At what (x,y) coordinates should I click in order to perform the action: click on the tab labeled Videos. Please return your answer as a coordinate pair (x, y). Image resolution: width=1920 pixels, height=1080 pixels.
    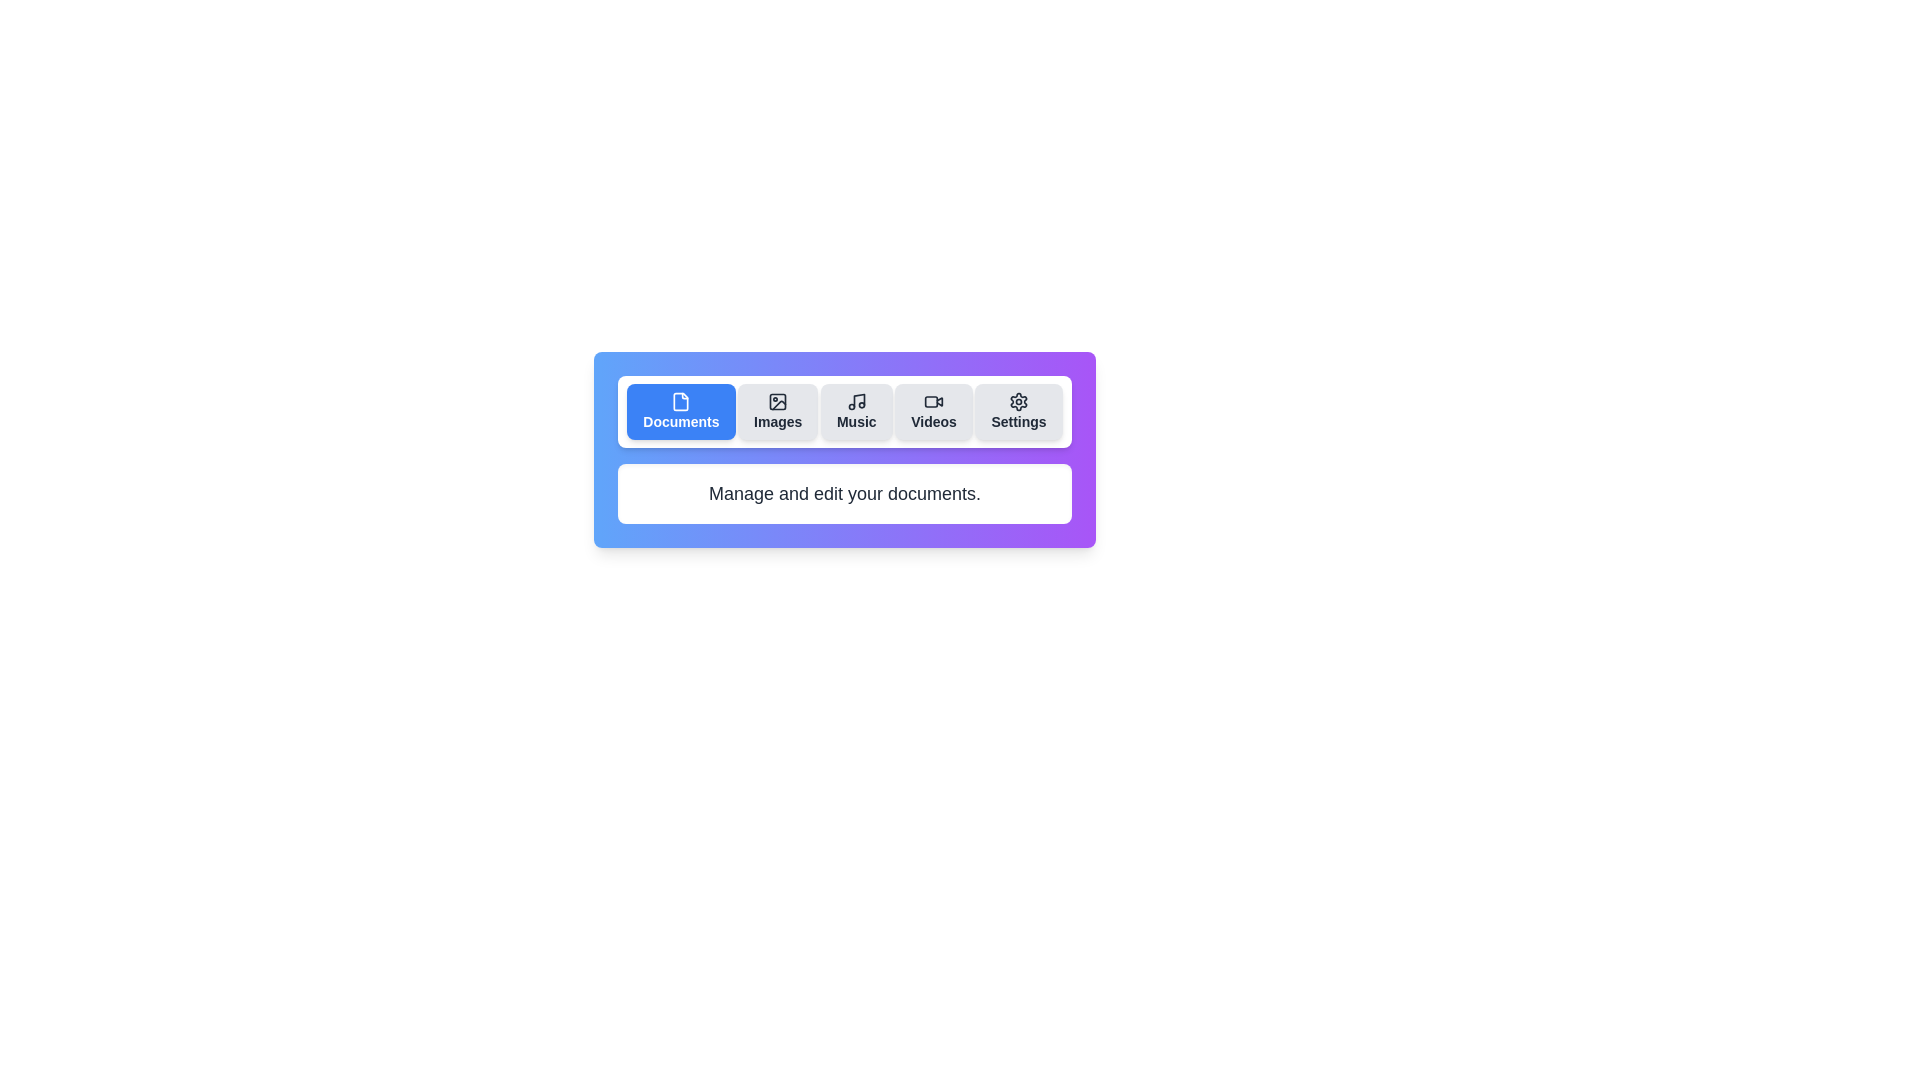
    Looking at the image, I should click on (933, 411).